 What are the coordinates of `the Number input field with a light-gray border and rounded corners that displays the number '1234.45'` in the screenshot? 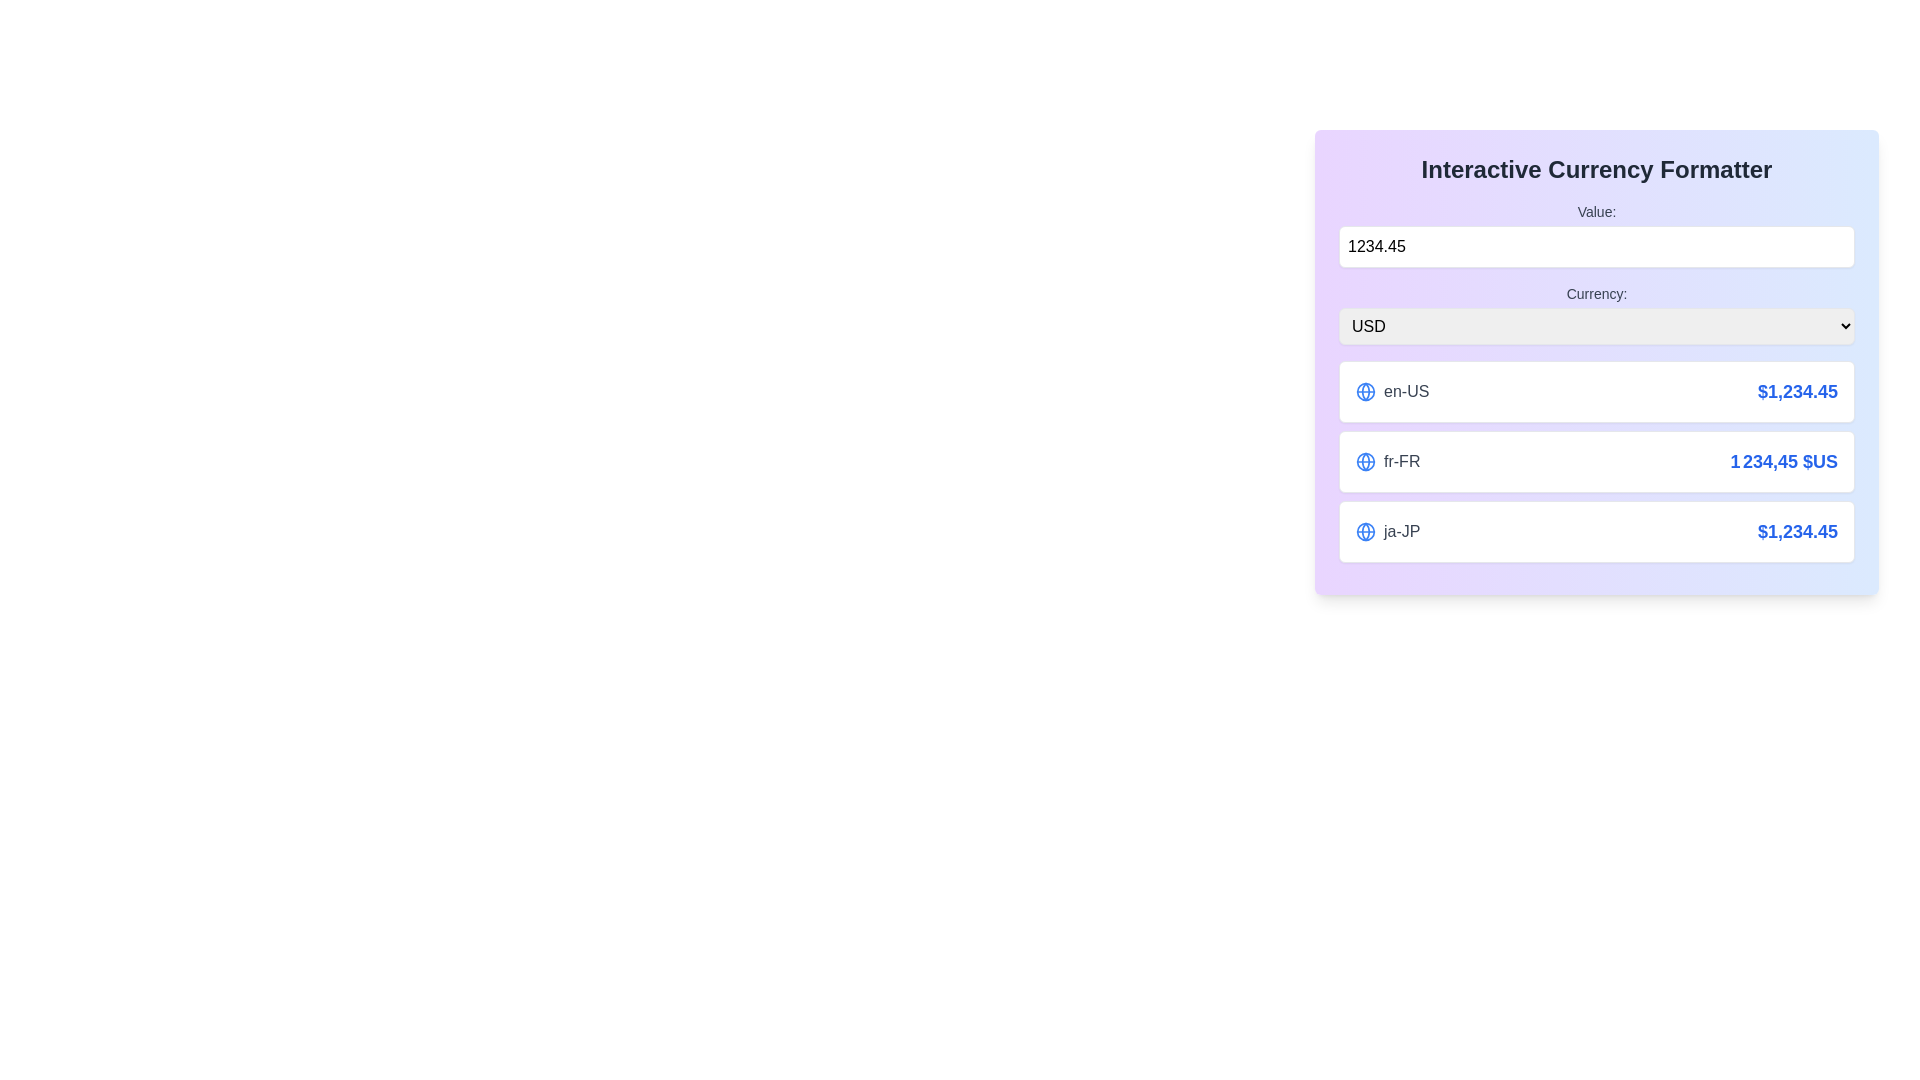 It's located at (1596, 245).